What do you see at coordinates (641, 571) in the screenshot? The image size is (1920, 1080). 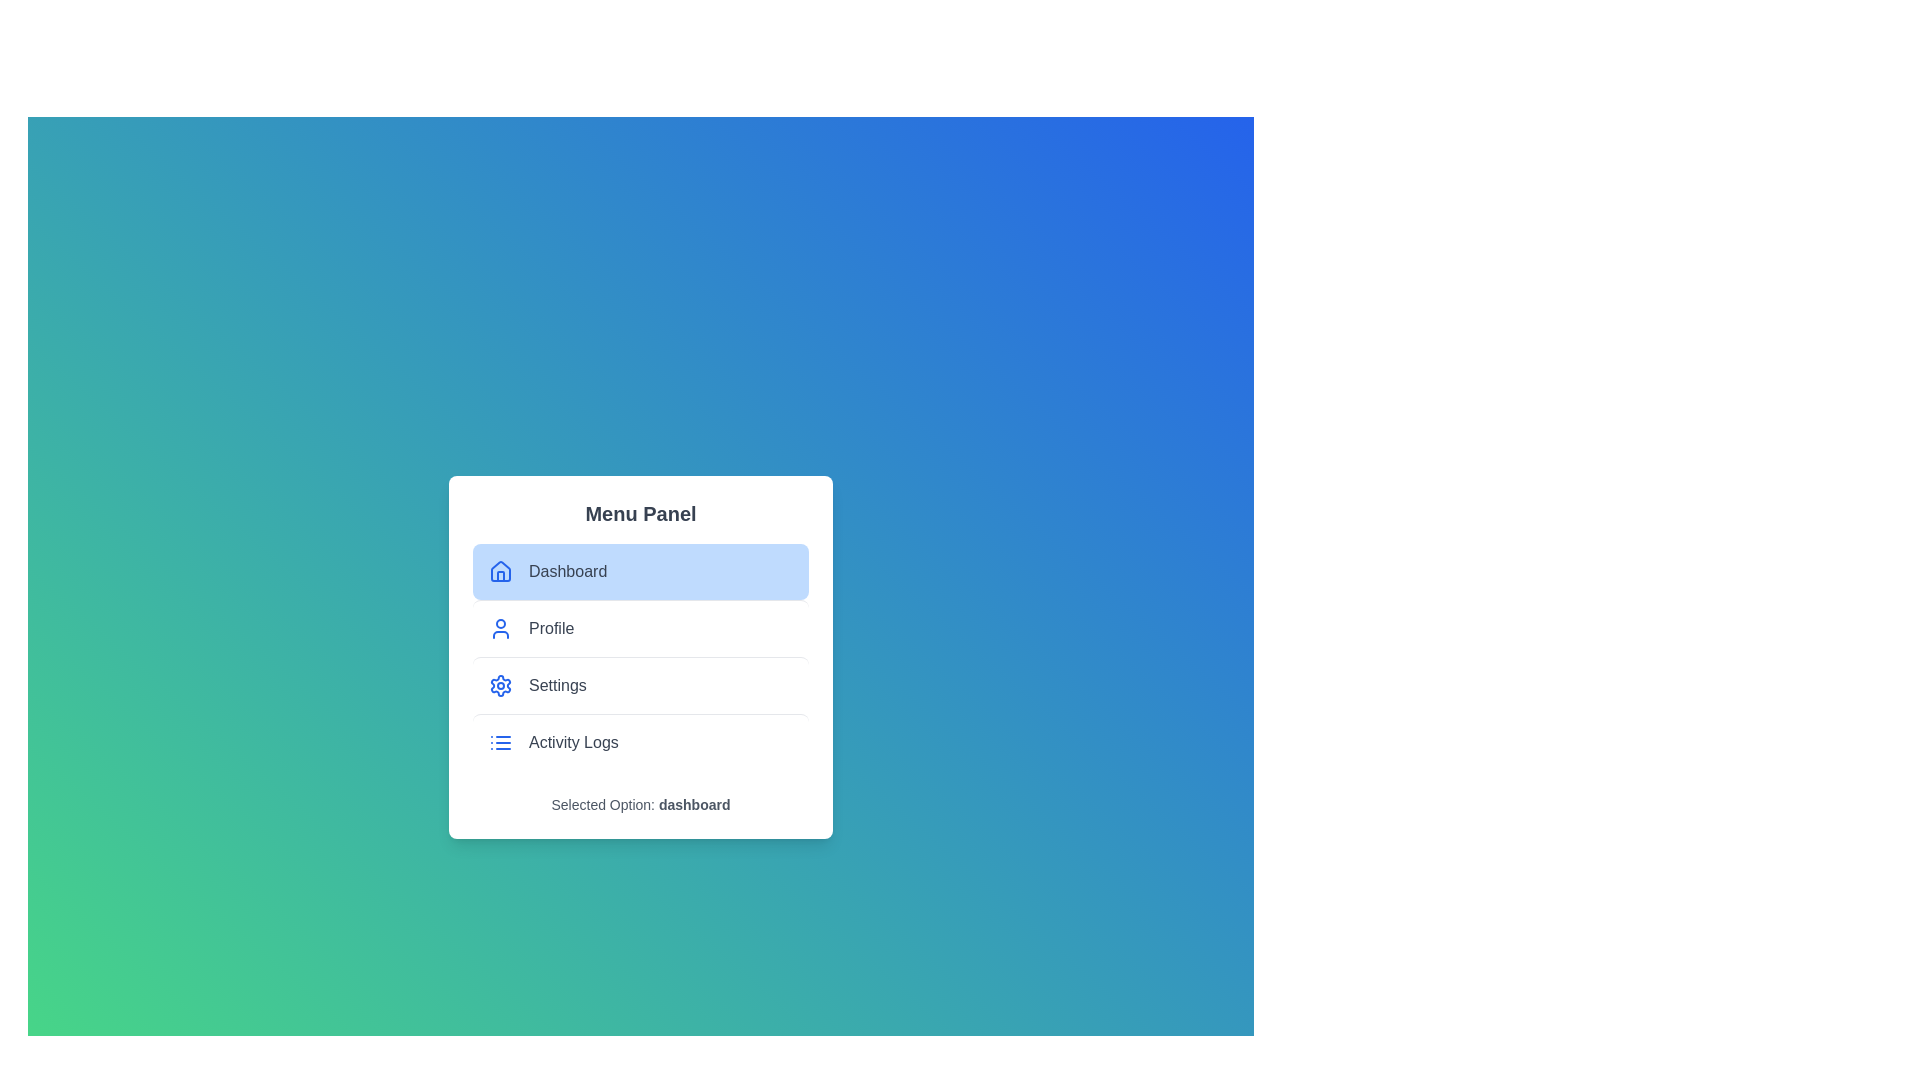 I see `the menu option dashboard by clicking on its entry` at bounding box center [641, 571].